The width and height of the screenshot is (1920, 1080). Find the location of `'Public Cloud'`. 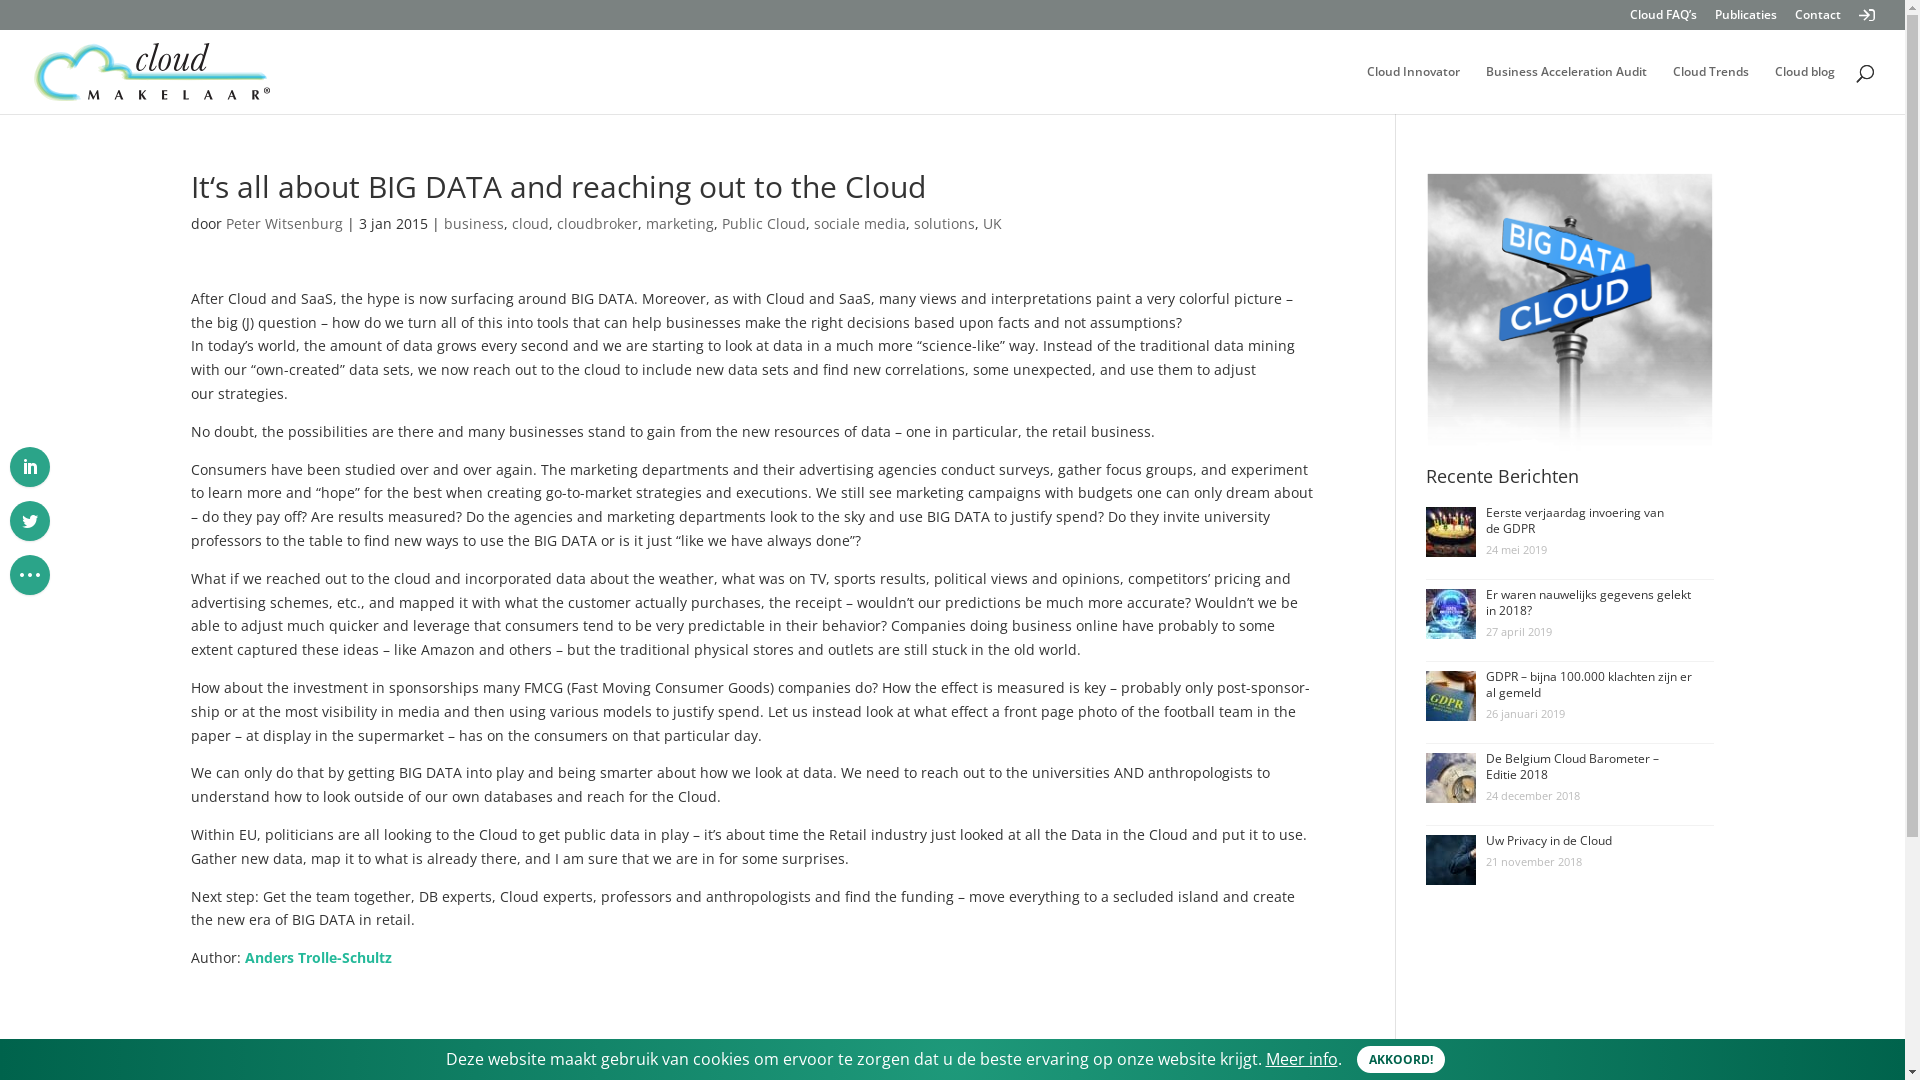

'Public Cloud' is located at coordinates (762, 223).